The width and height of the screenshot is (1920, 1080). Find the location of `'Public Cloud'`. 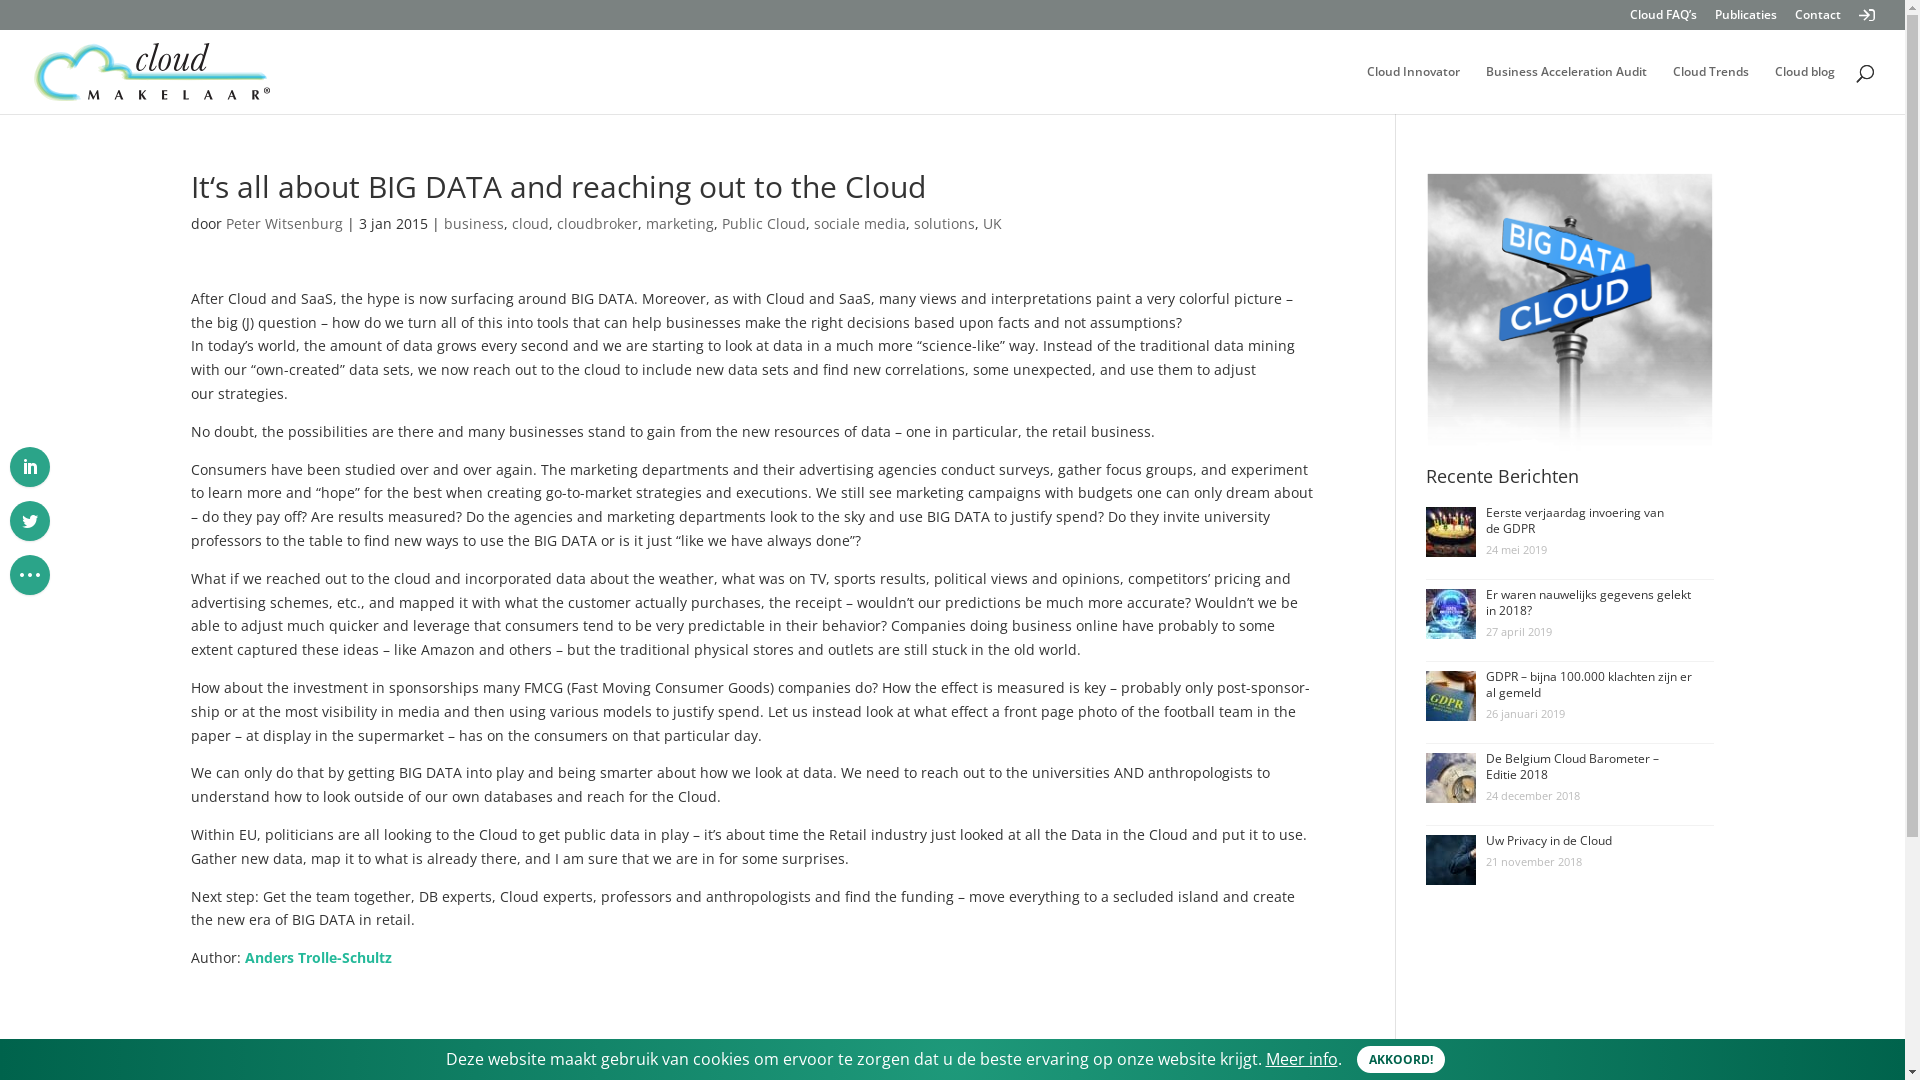

'Public Cloud' is located at coordinates (762, 223).